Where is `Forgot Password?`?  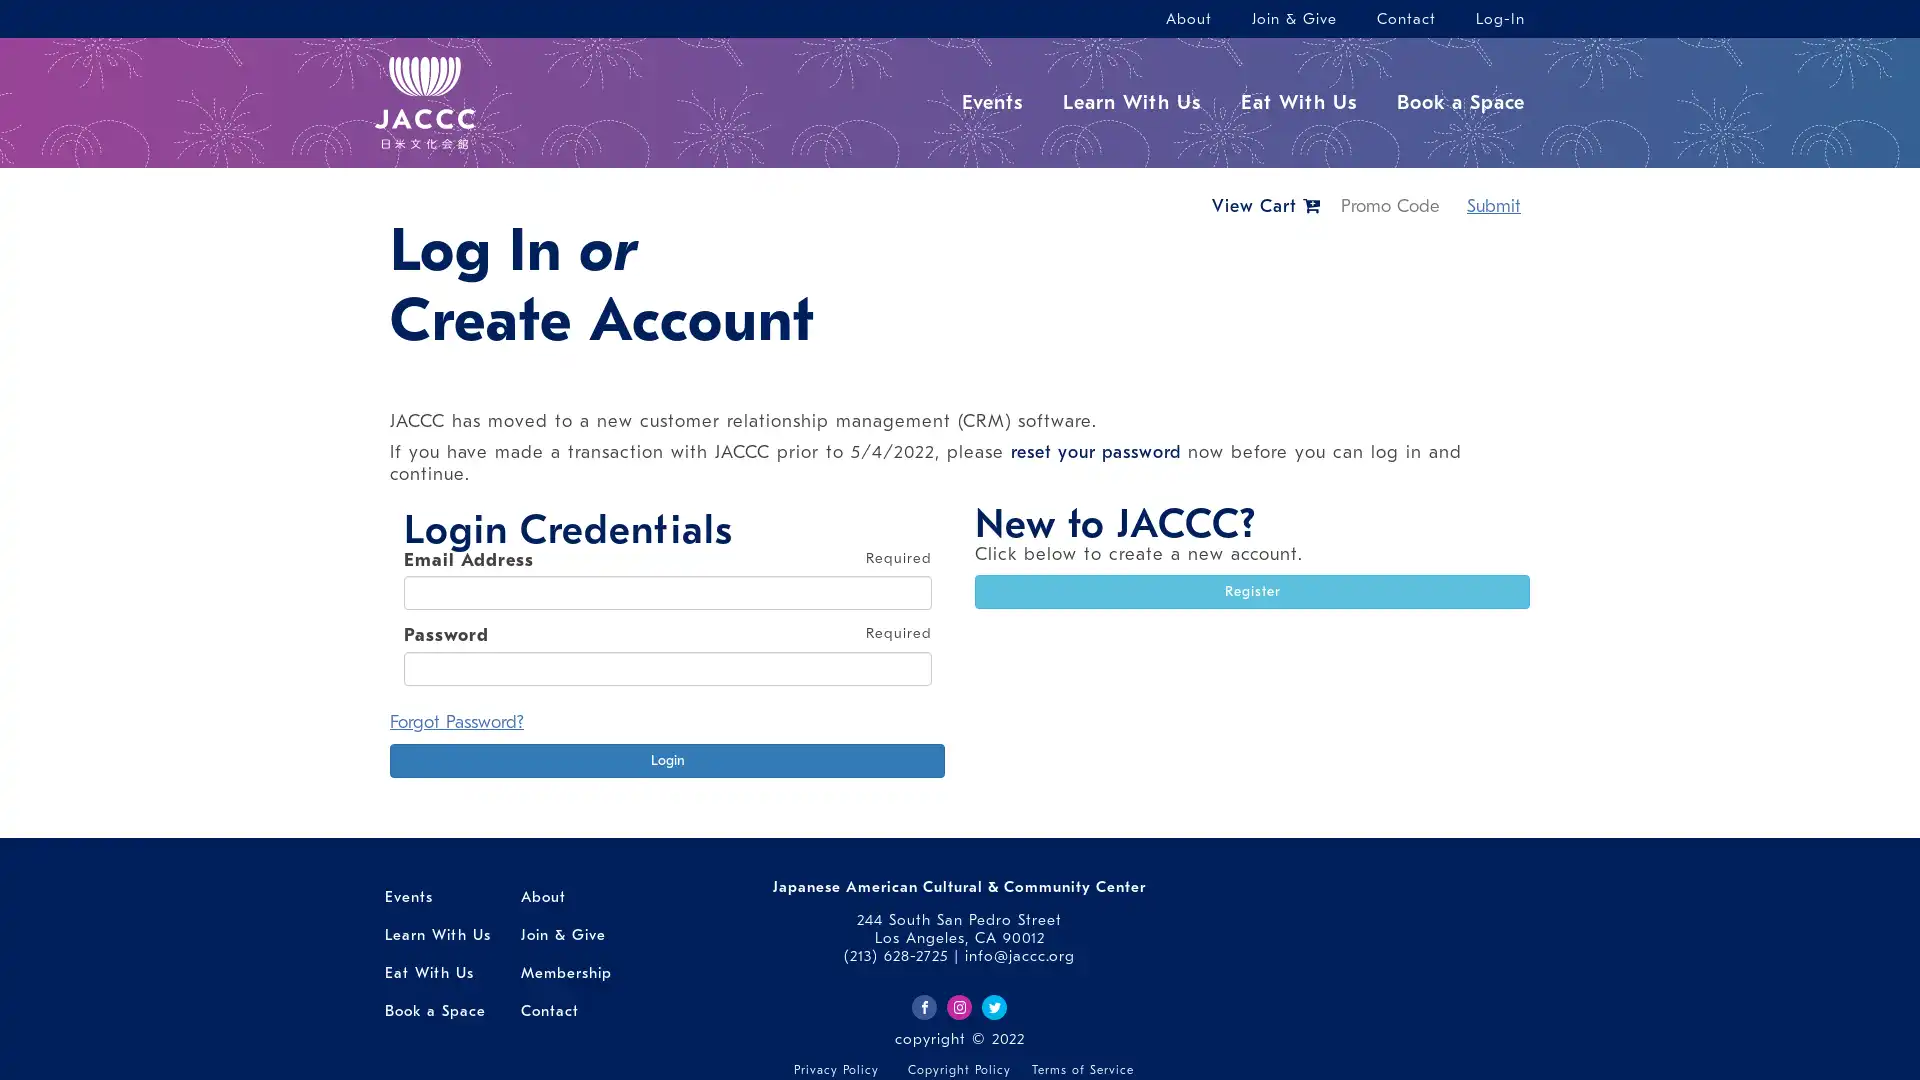
Forgot Password? is located at coordinates (455, 722).